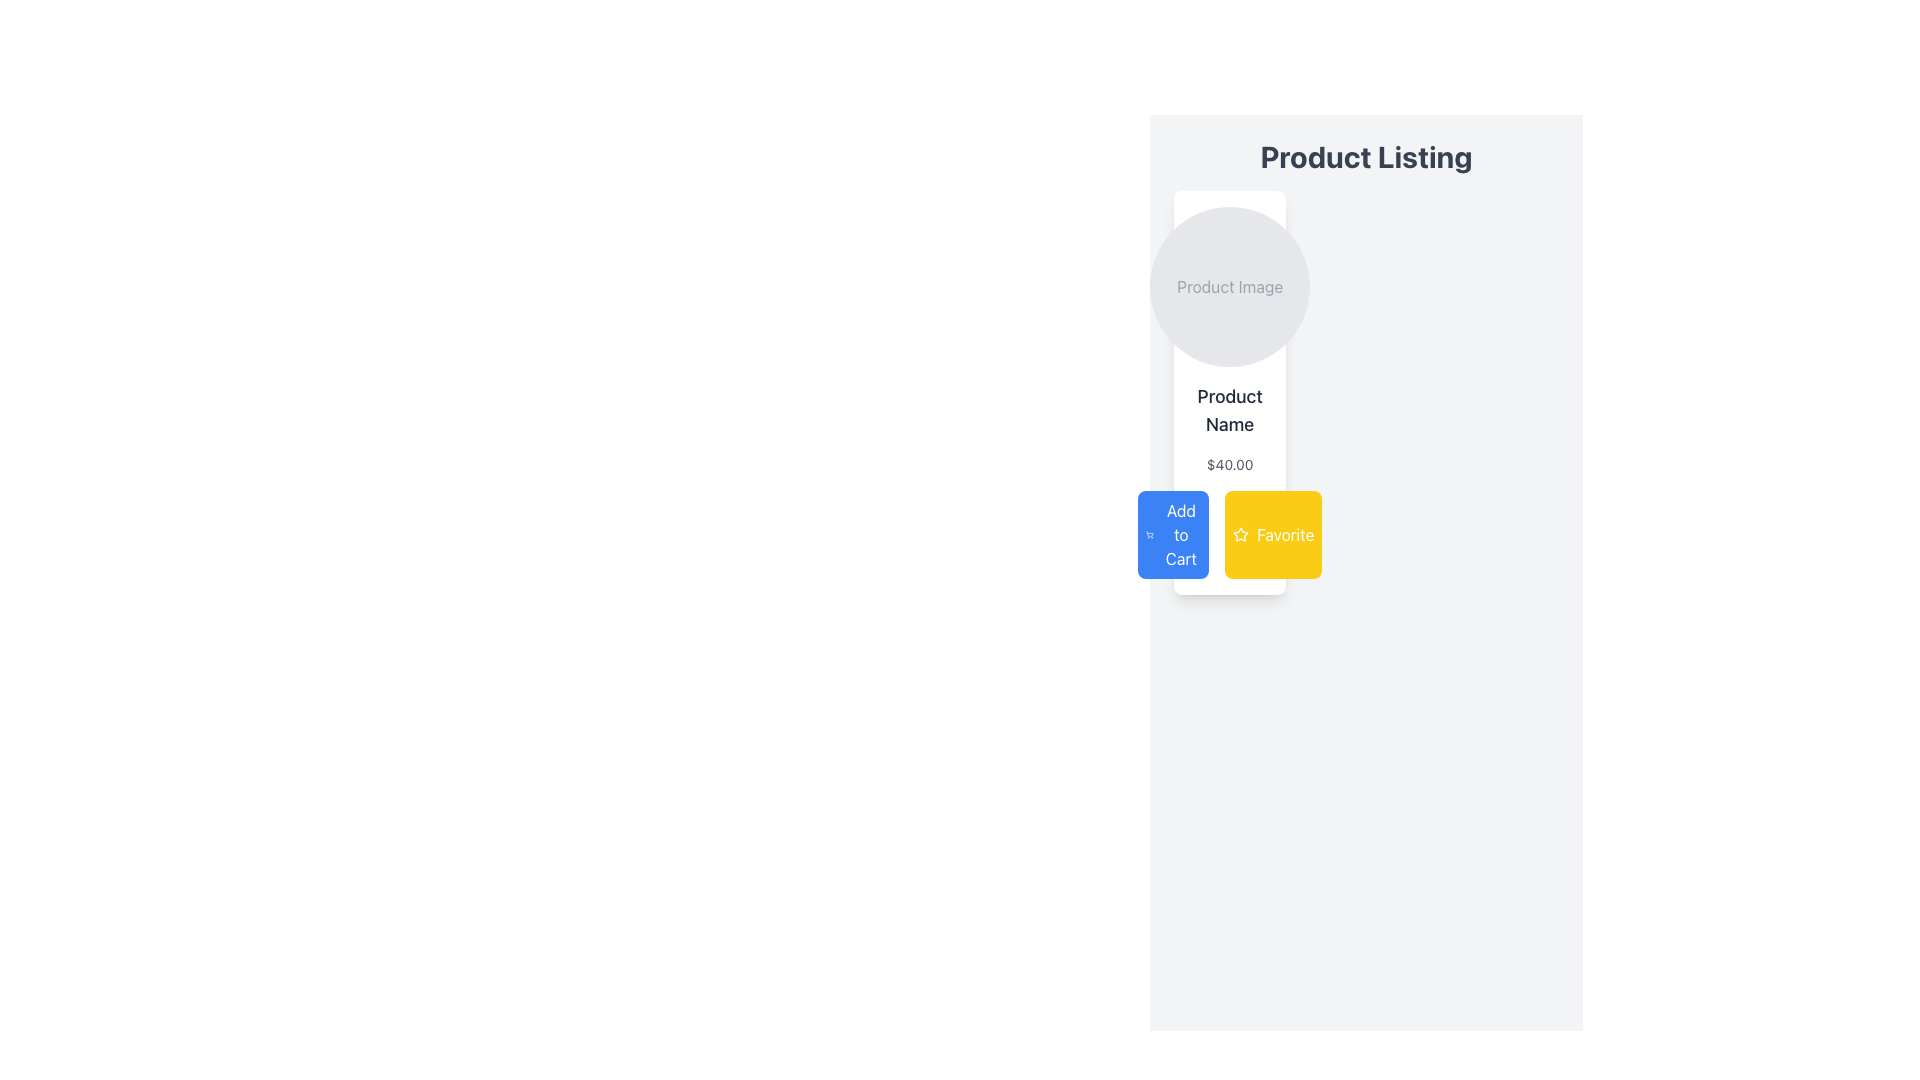 The height and width of the screenshot is (1080, 1920). Describe the element at coordinates (1365, 156) in the screenshot. I see `the main header text label for the 'Product Listing' page, which is centered at the top of the interface above the product cards` at that location.